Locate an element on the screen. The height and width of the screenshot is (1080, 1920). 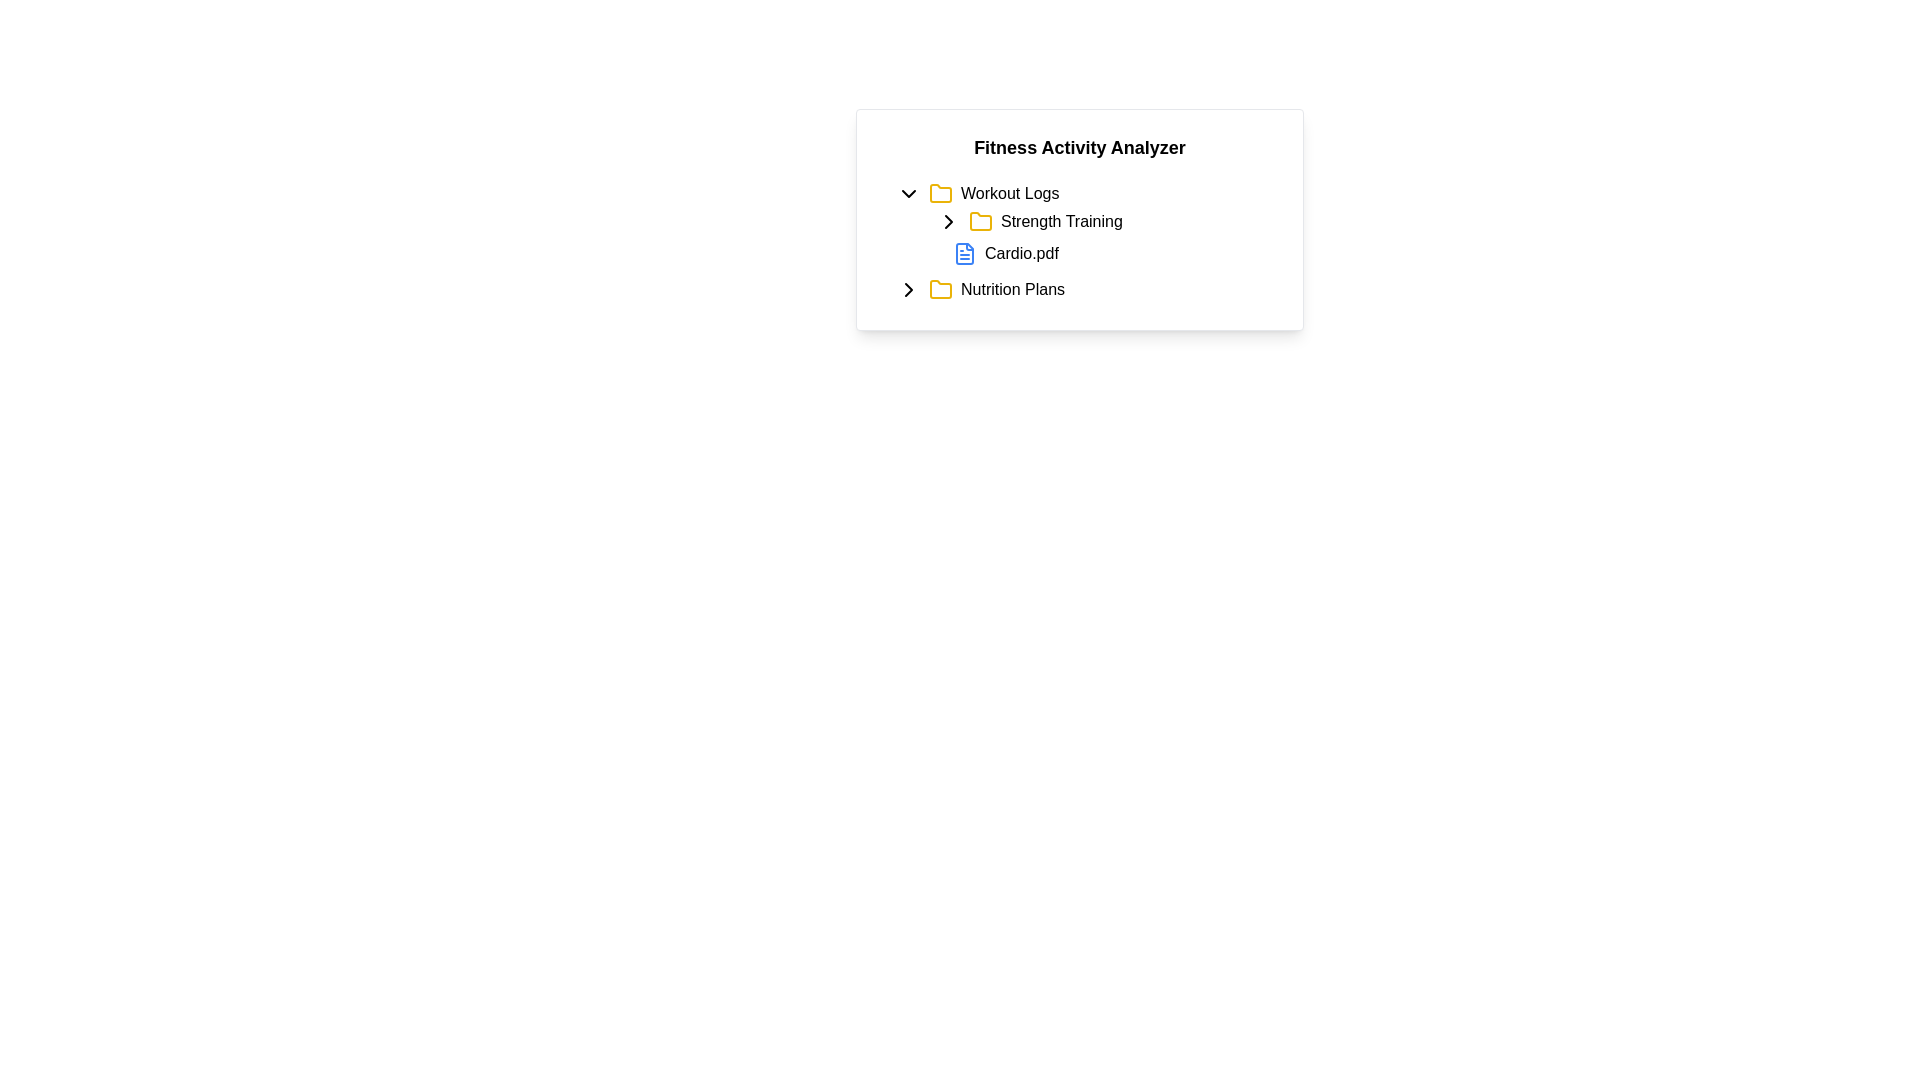
the file link labeled 'Cardio.pdf' located under the 'Strength Training' section of the 'Fitness Activity Analyzer' is located at coordinates (1107, 253).